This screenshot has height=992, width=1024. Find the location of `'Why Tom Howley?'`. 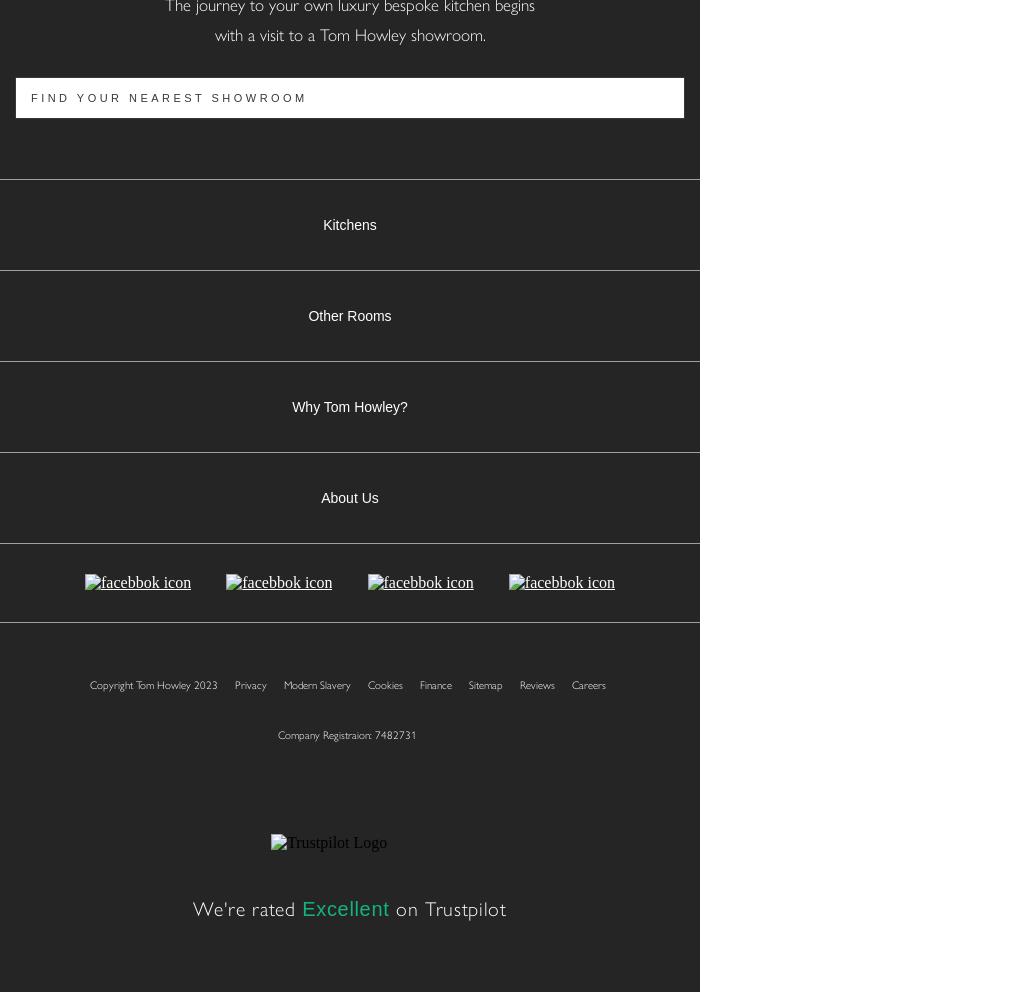

'Why Tom Howley?' is located at coordinates (292, 407).